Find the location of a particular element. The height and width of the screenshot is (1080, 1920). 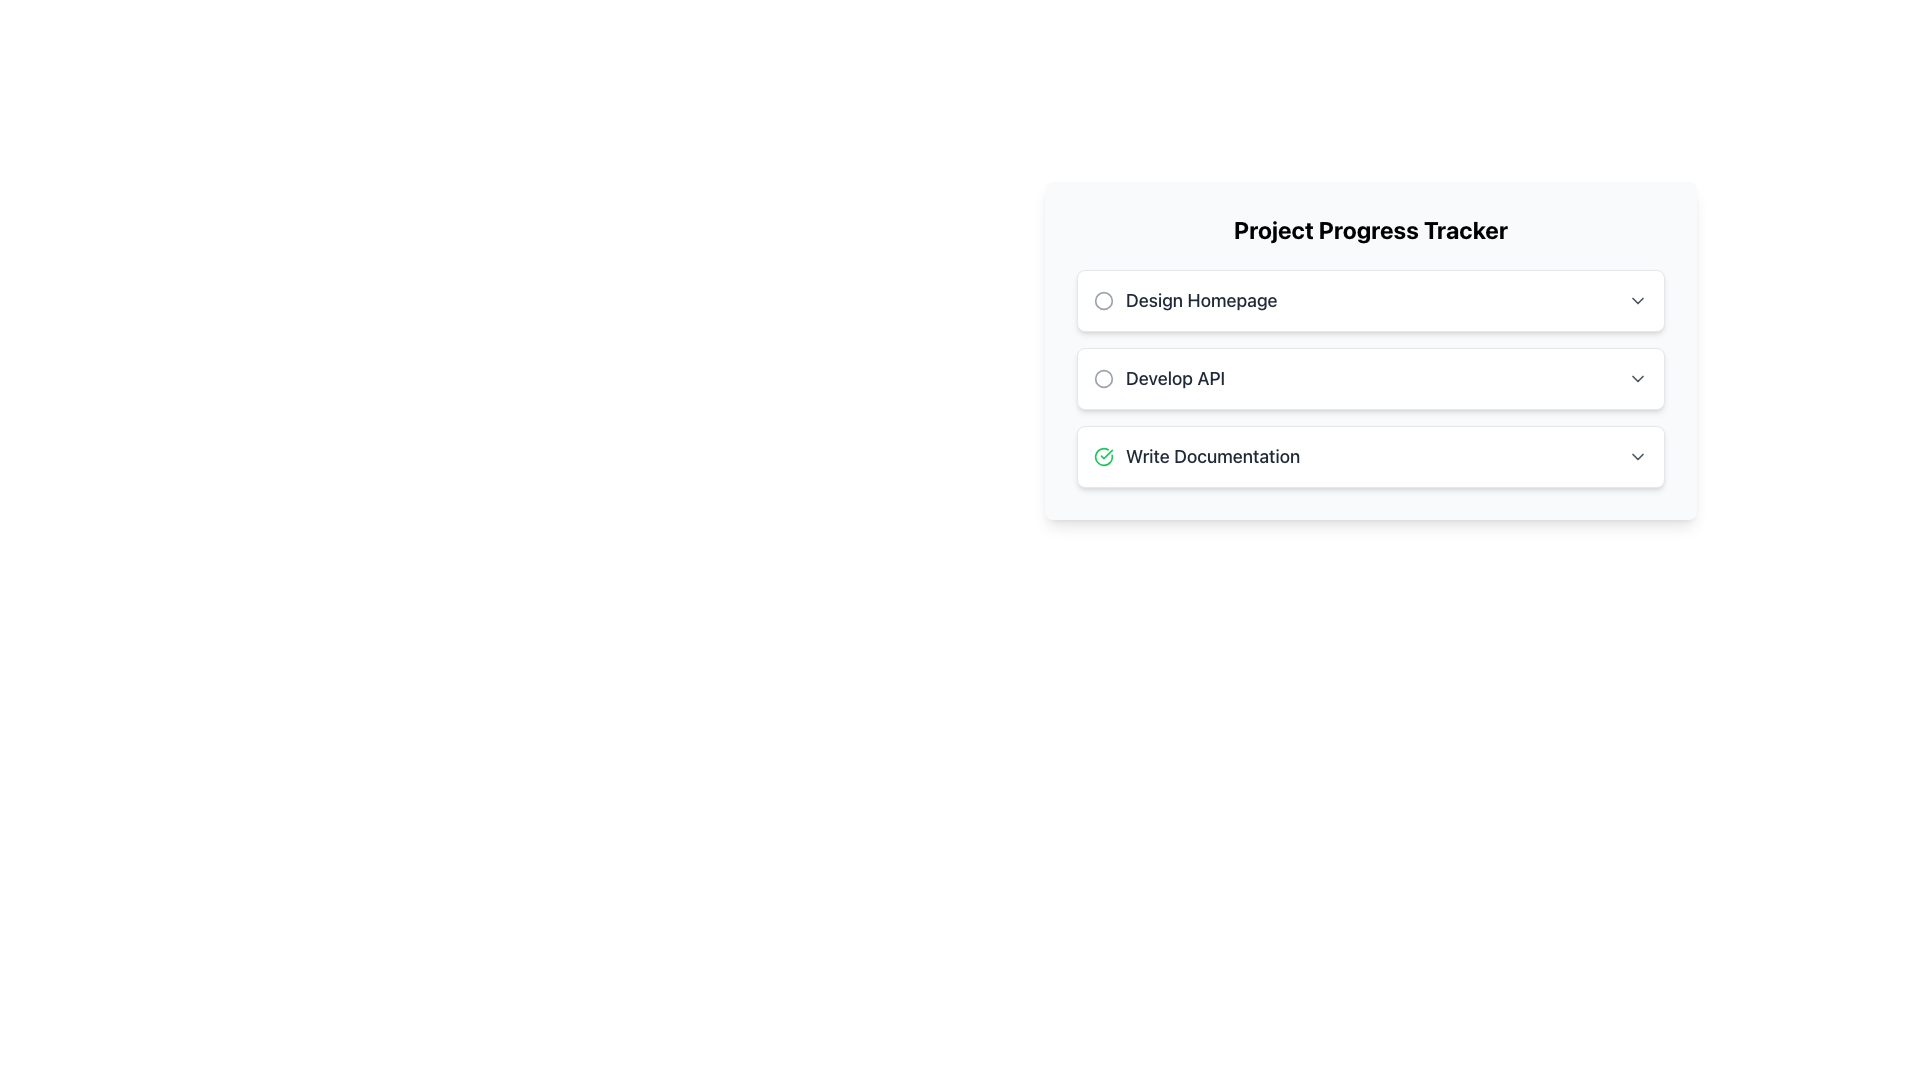

the 'Design Homepage' list item is located at coordinates (1370, 300).